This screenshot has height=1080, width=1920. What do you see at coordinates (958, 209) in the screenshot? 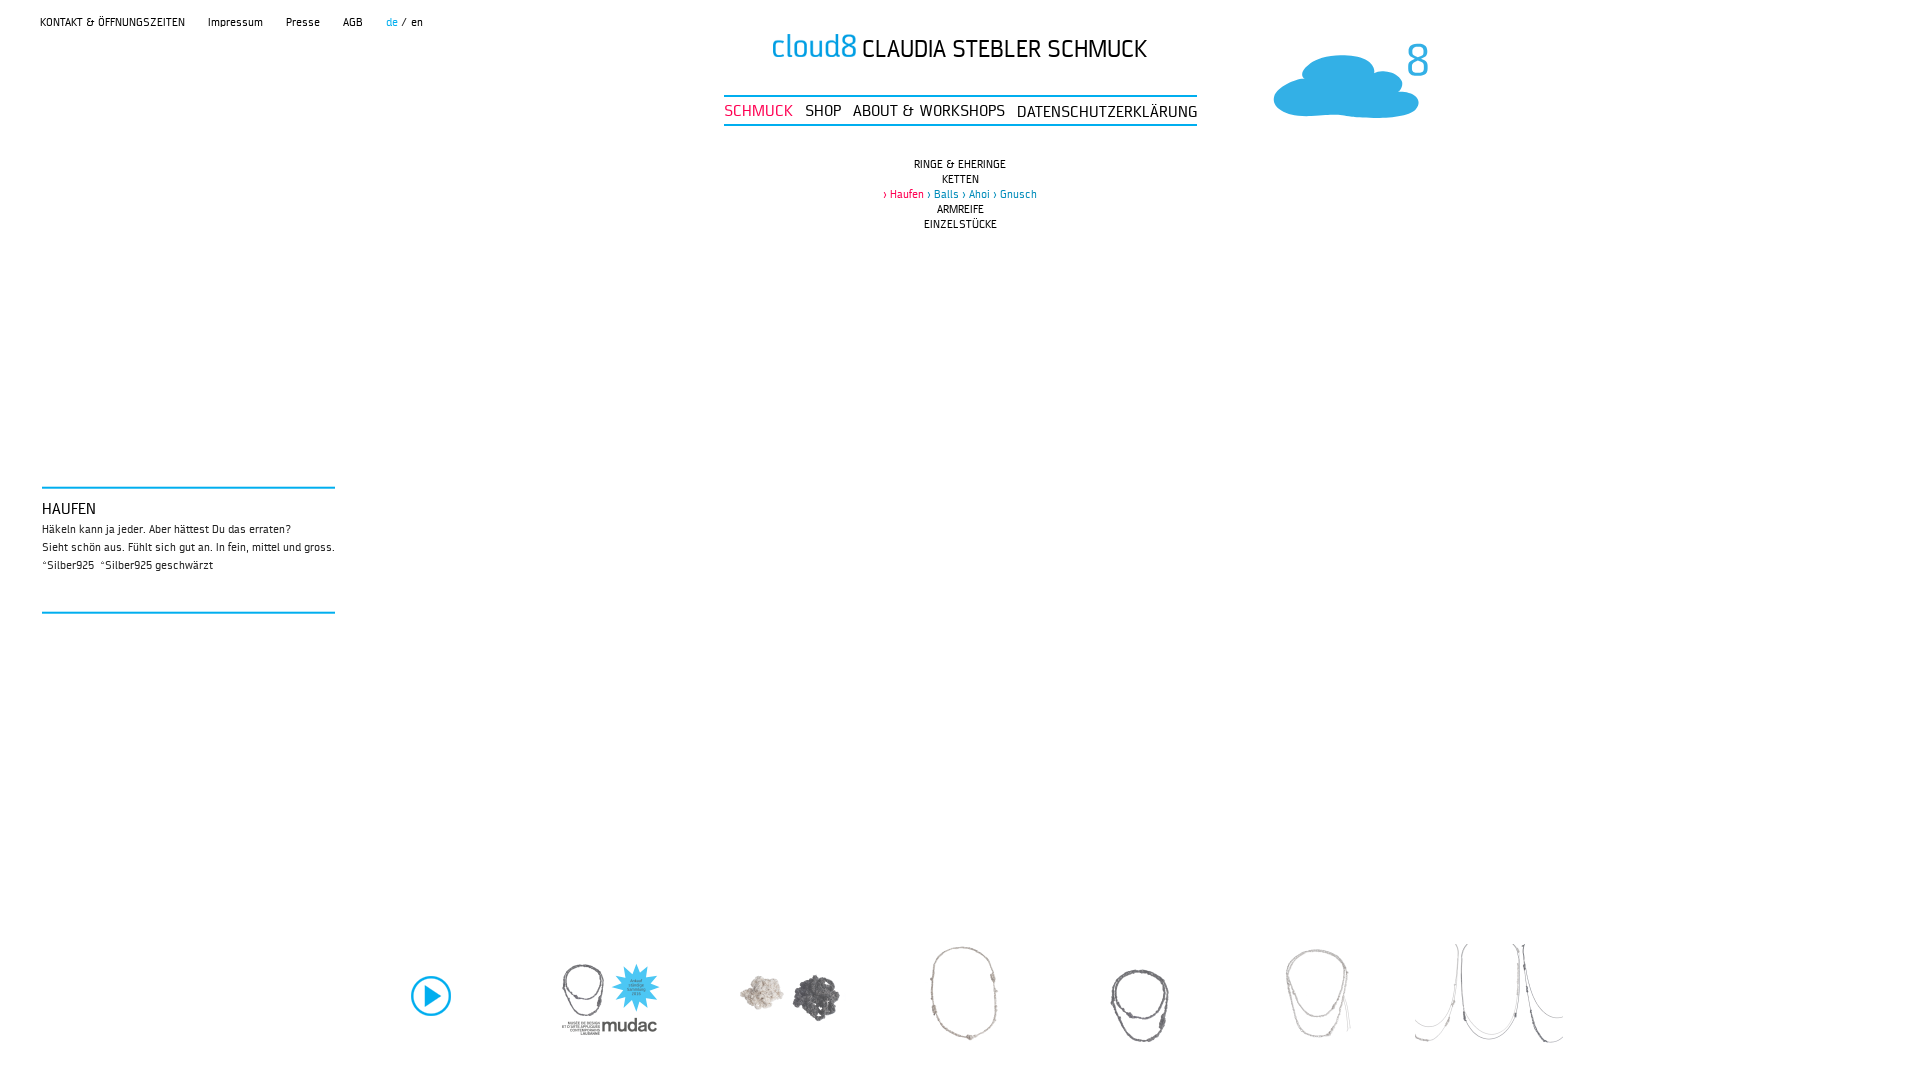
I see `'ARMREIFE'` at bounding box center [958, 209].